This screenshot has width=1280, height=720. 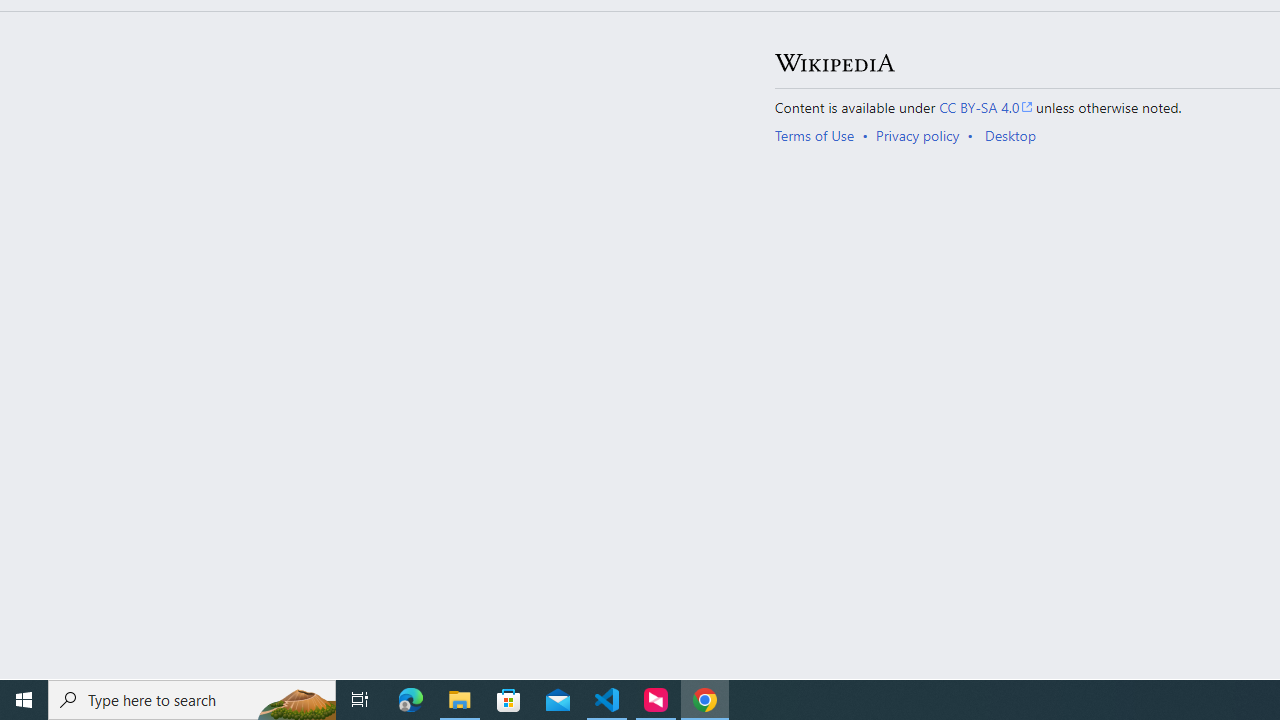 What do you see at coordinates (923, 135) in the screenshot?
I see `'AutomationID: footer-places-privacy'` at bounding box center [923, 135].